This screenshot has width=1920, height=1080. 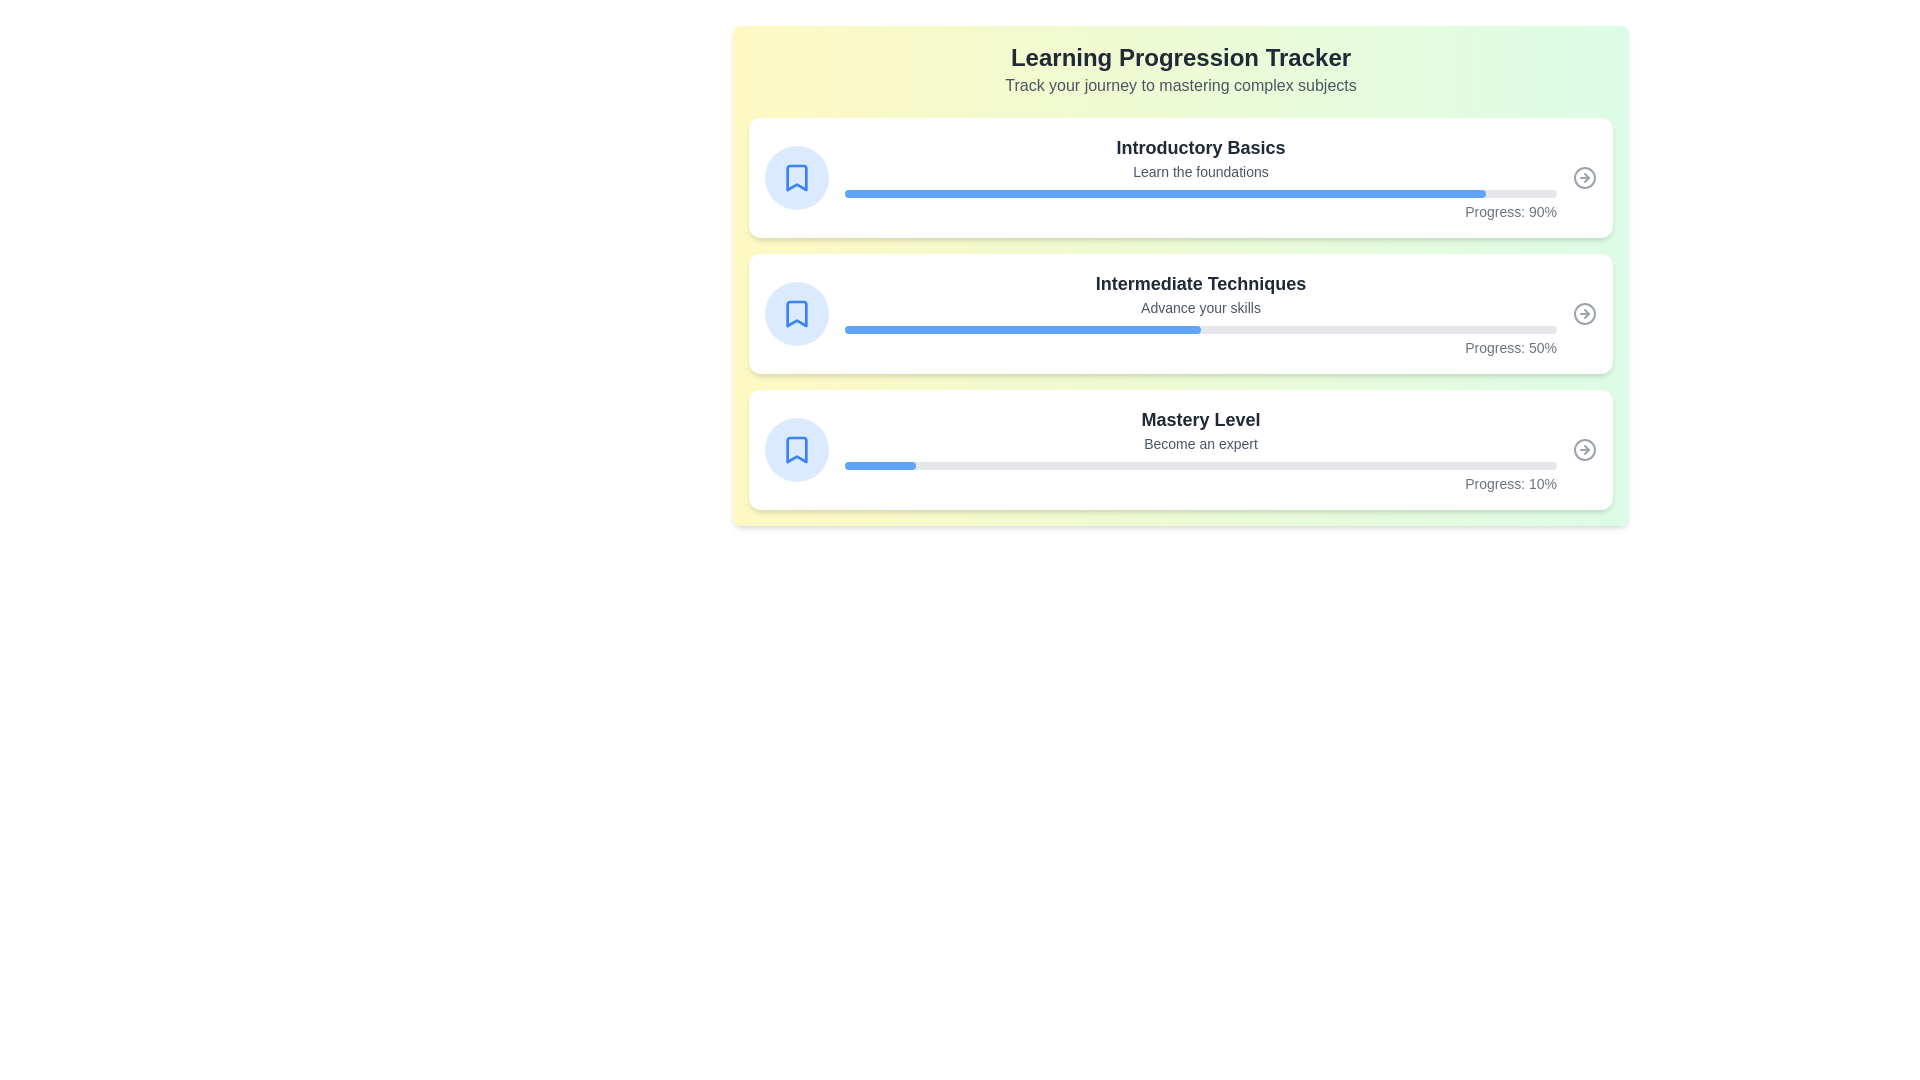 I want to click on the non-interactive text label indicating 'Intermediate Techniques', which serves as a title for the surrounding content, so click(x=1200, y=284).